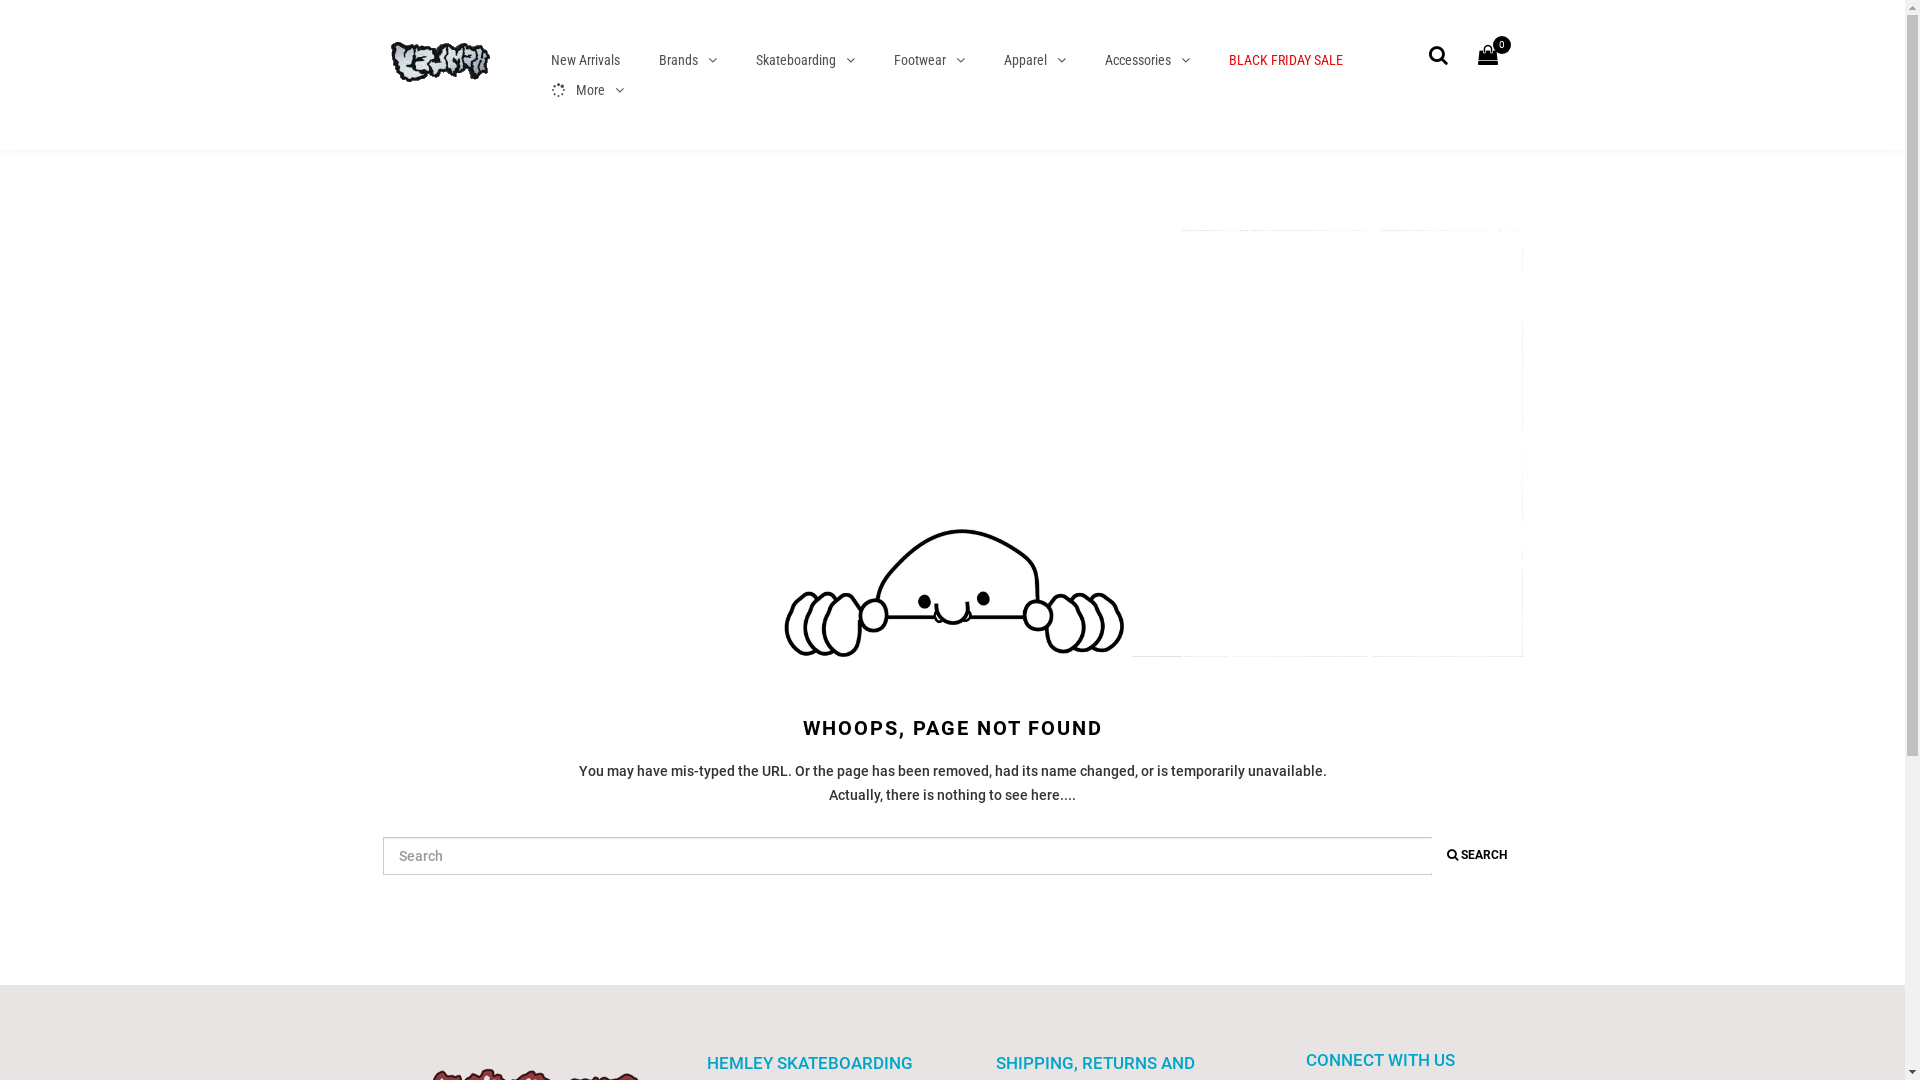 The height and width of the screenshot is (1080, 1920). I want to click on '0', so click(1492, 53).